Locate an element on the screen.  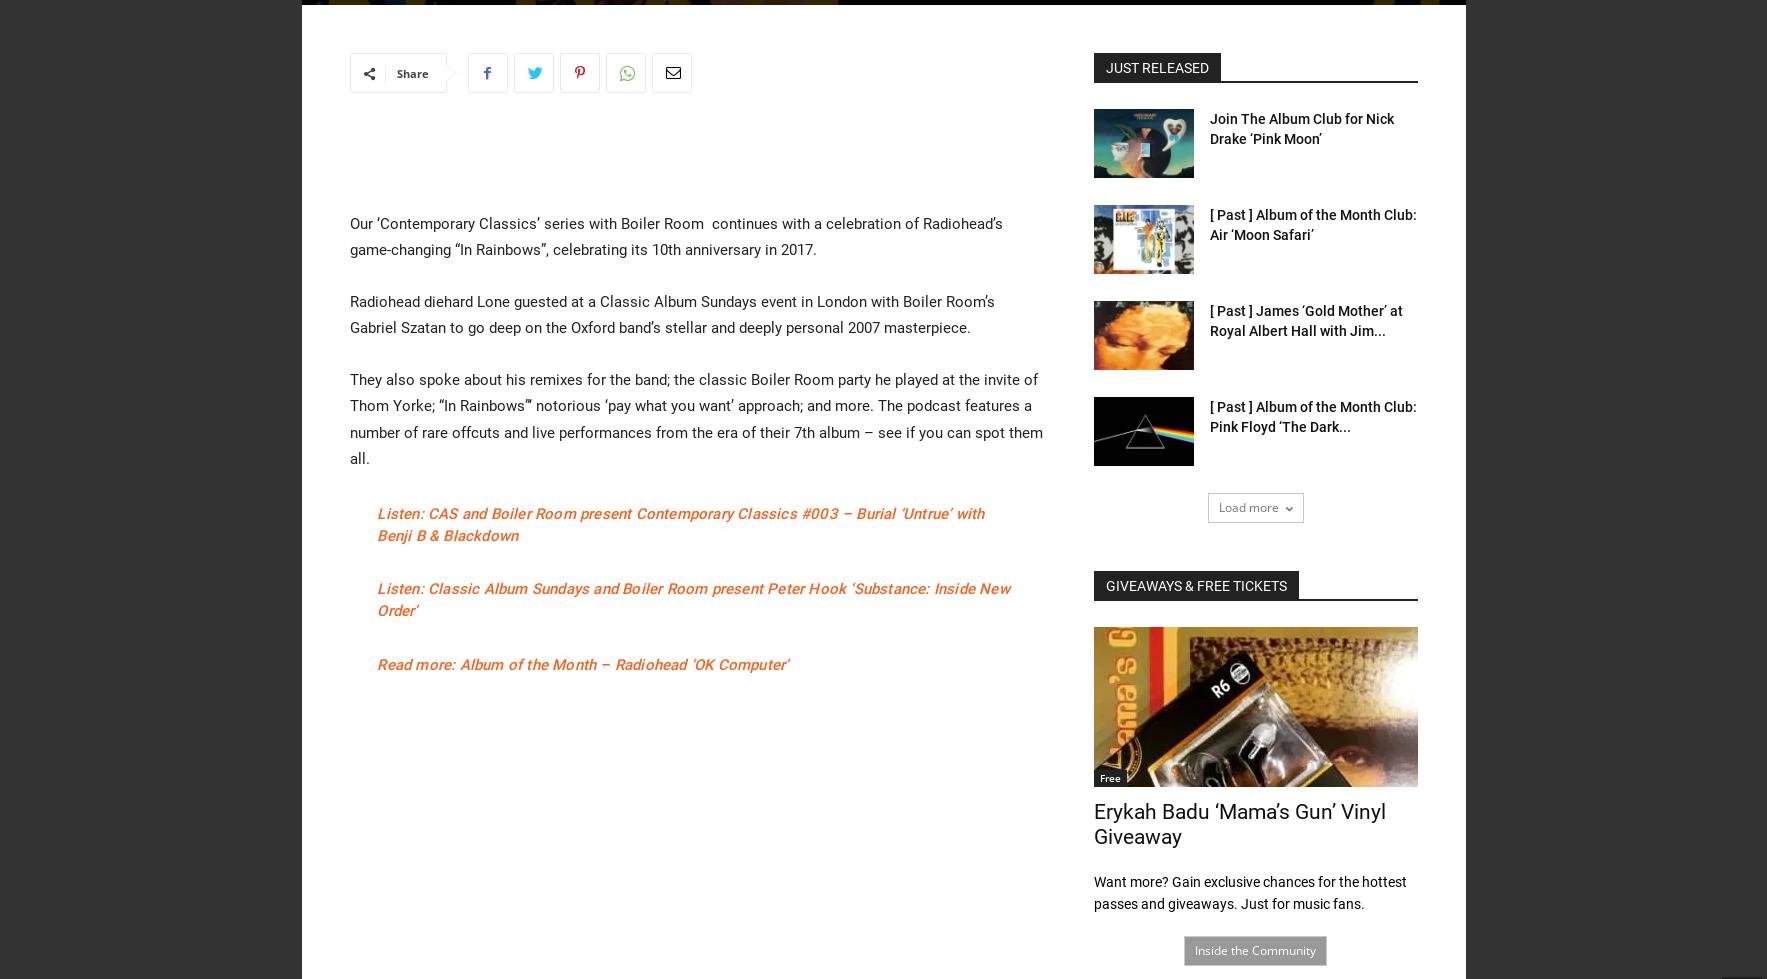
'Radiohead diehard Lone guested at a Classic Album Sundays event in London with Boiler Room’s Gabriel Szatan to go deep on the Oxford band’s stellar and deeply personal 2007 masterpiece.' is located at coordinates (670, 315).